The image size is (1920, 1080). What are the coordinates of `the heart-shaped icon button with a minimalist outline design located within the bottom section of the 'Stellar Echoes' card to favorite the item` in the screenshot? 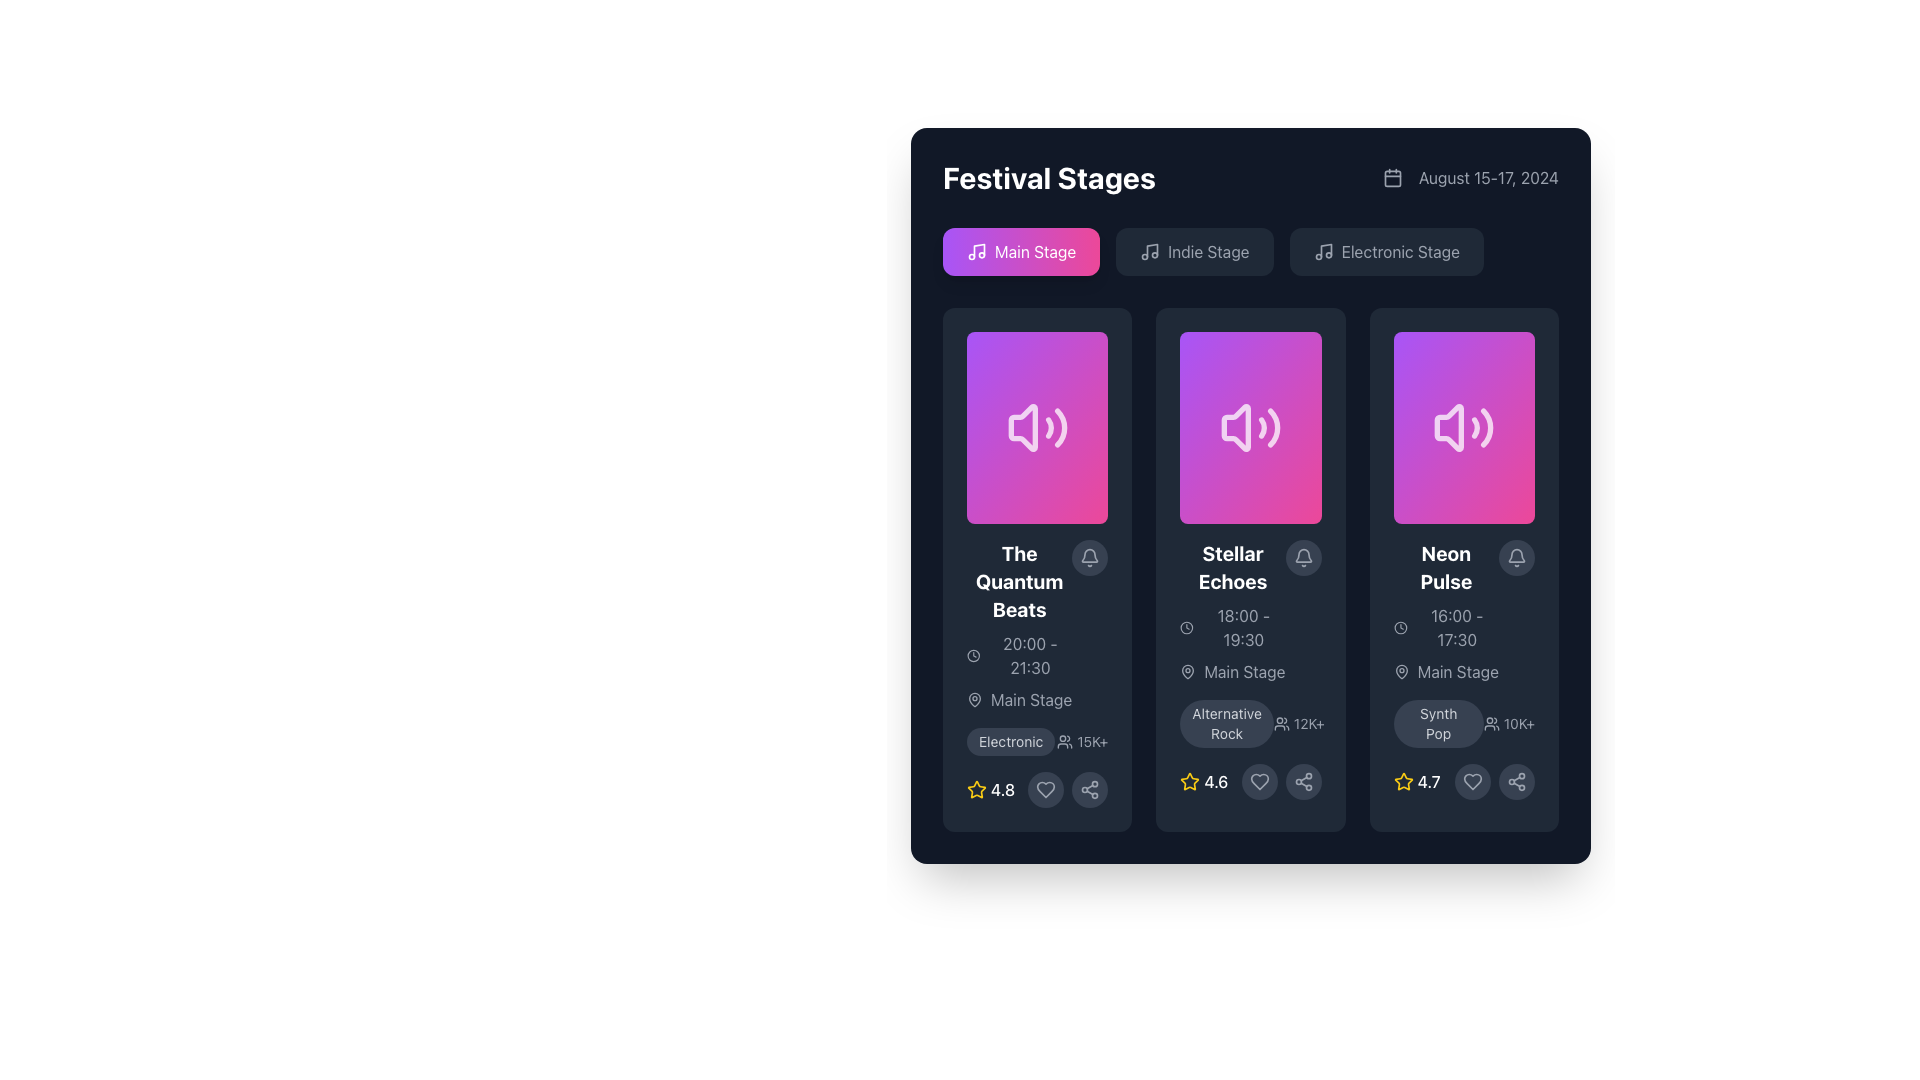 It's located at (1258, 781).